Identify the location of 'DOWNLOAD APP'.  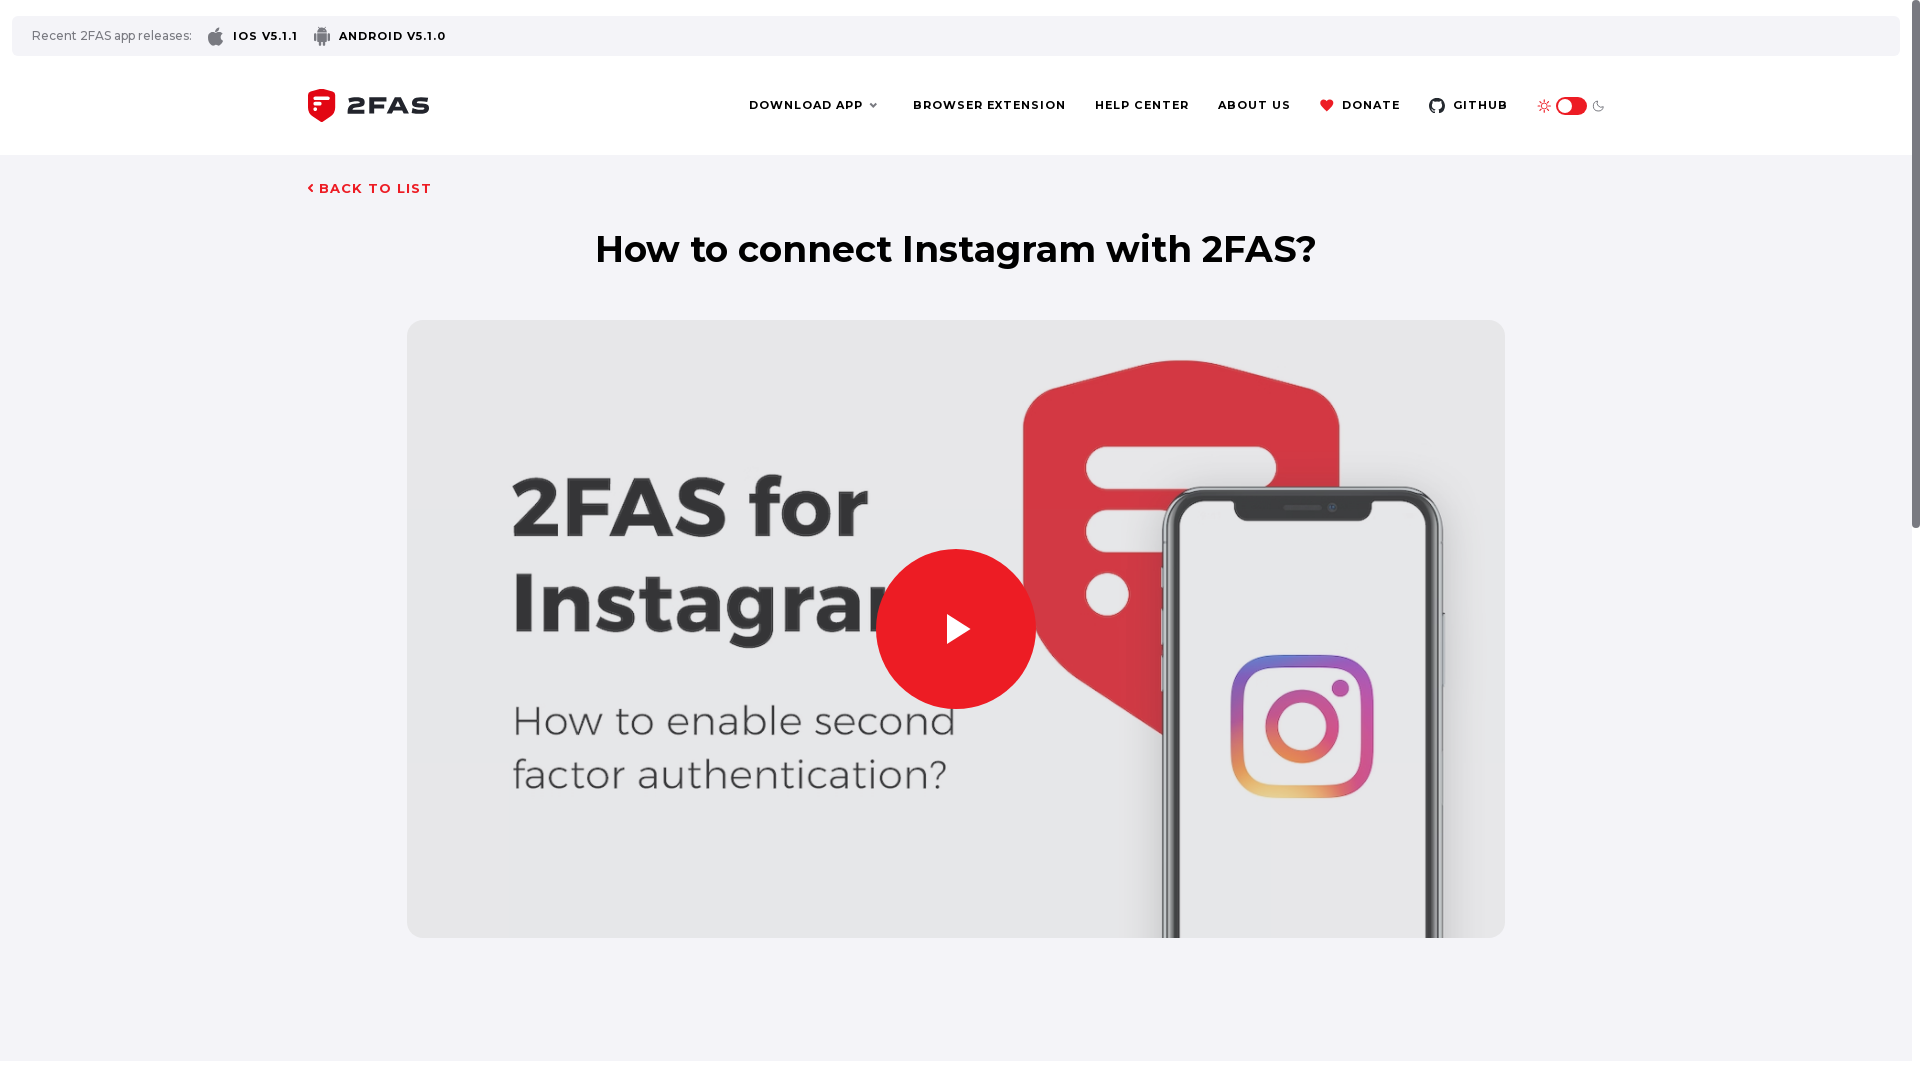
(813, 105).